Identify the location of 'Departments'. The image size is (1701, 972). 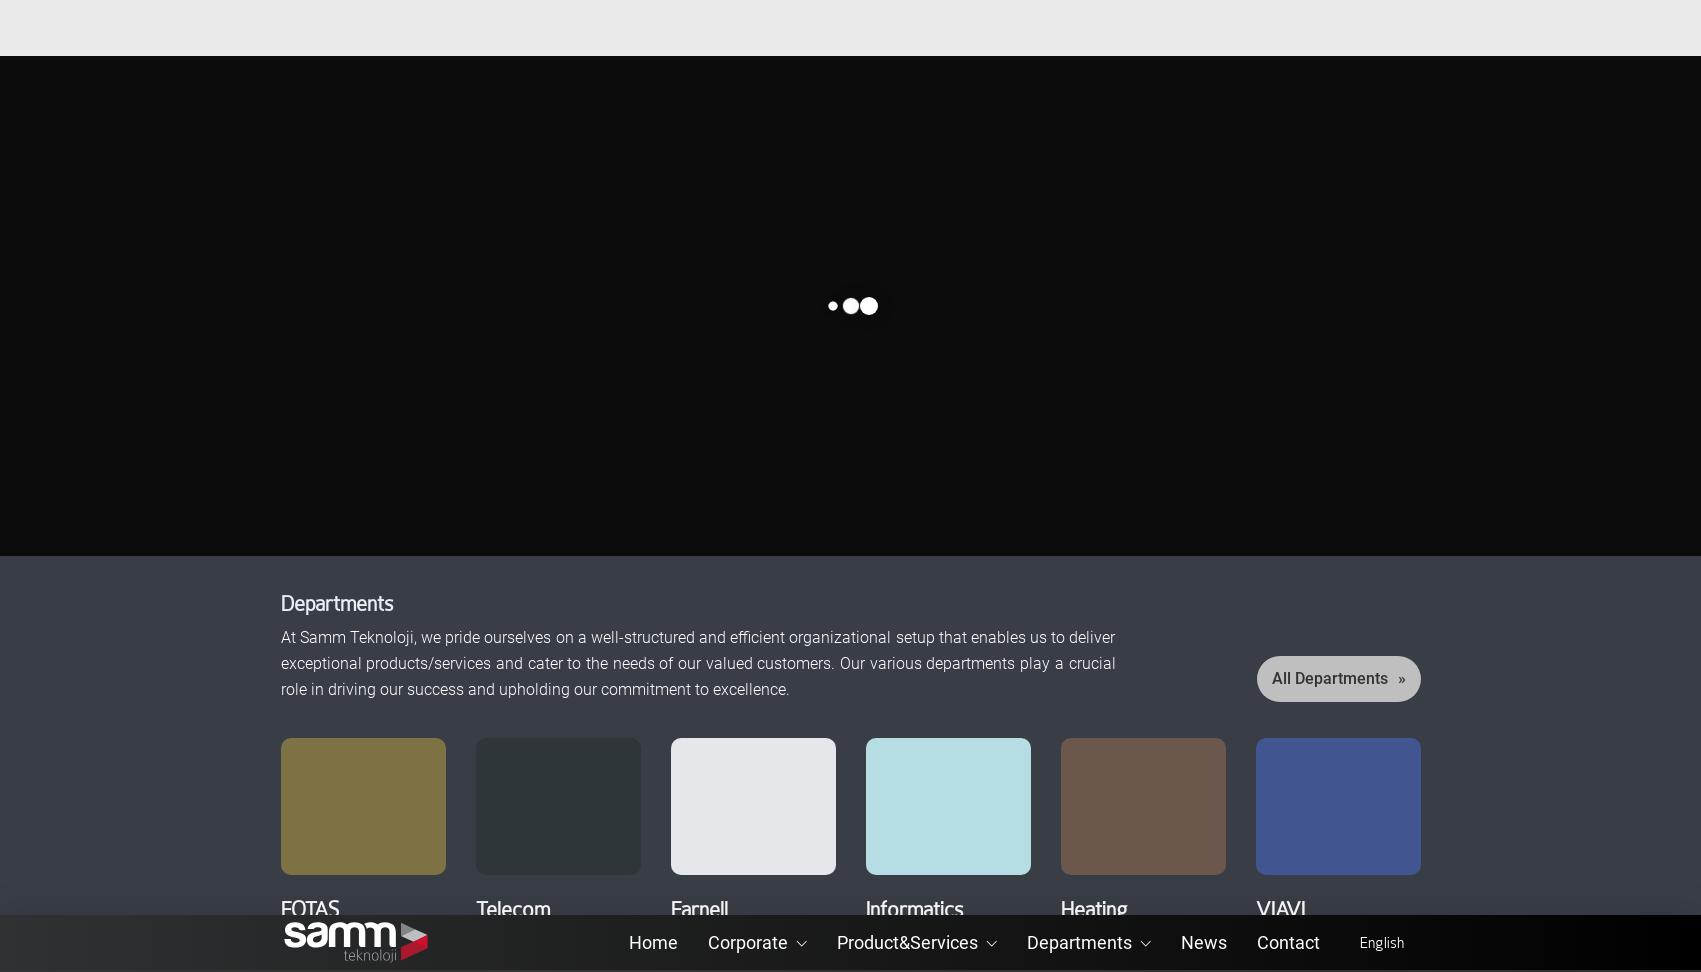
(1078, 26).